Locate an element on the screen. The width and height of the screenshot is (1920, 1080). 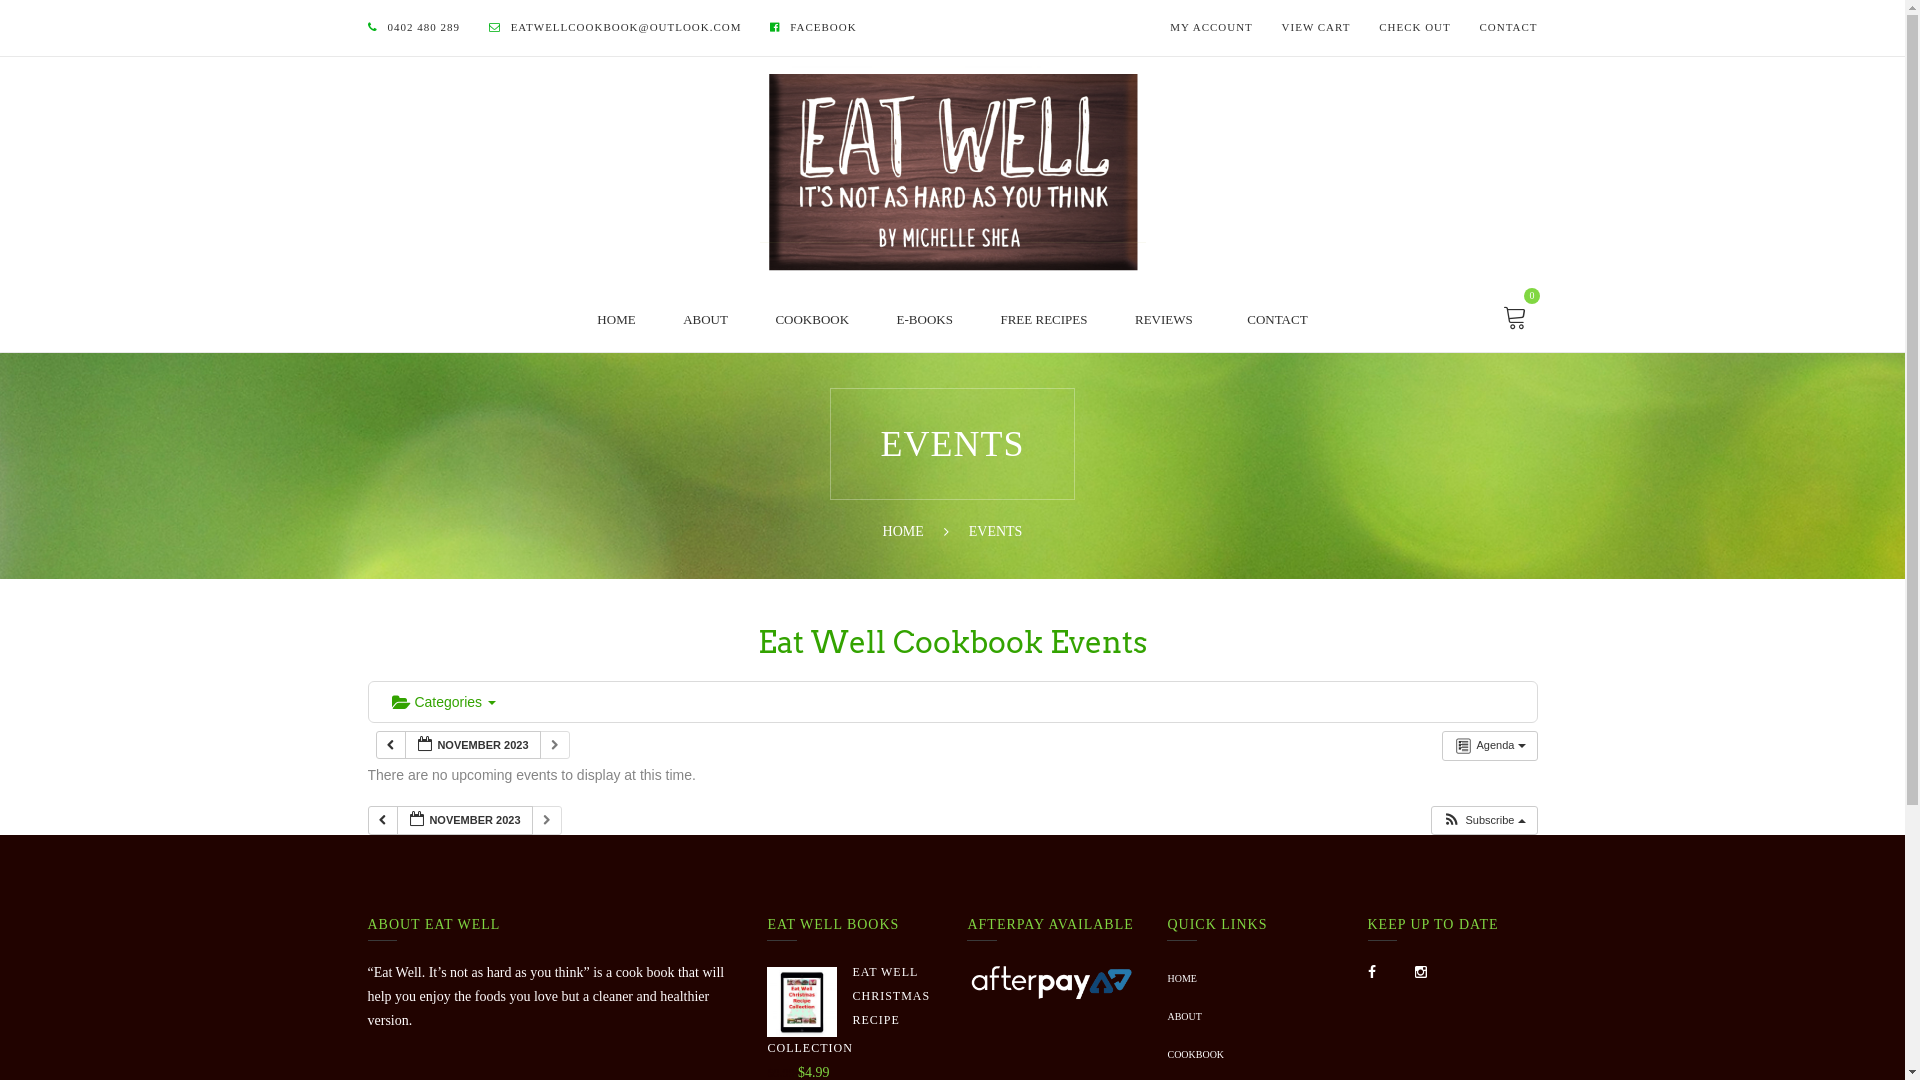
'Agenda' is located at coordinates (1489, 745).